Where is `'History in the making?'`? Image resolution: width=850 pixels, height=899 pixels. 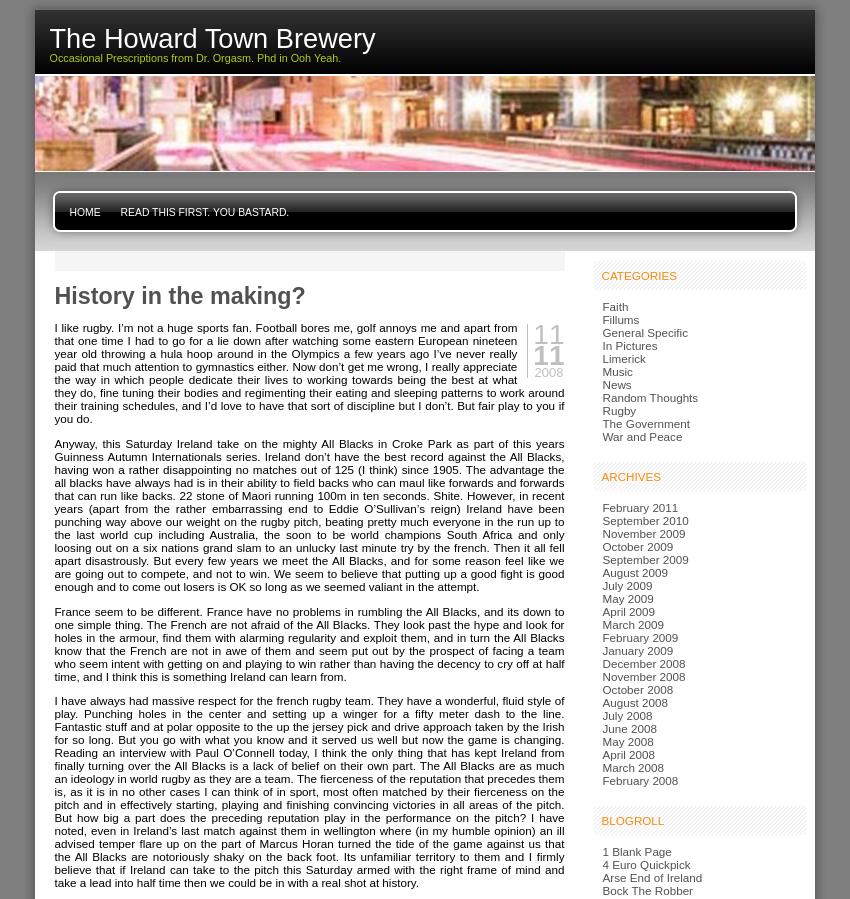
'History in the making?' is located at coordinates (53, 294).